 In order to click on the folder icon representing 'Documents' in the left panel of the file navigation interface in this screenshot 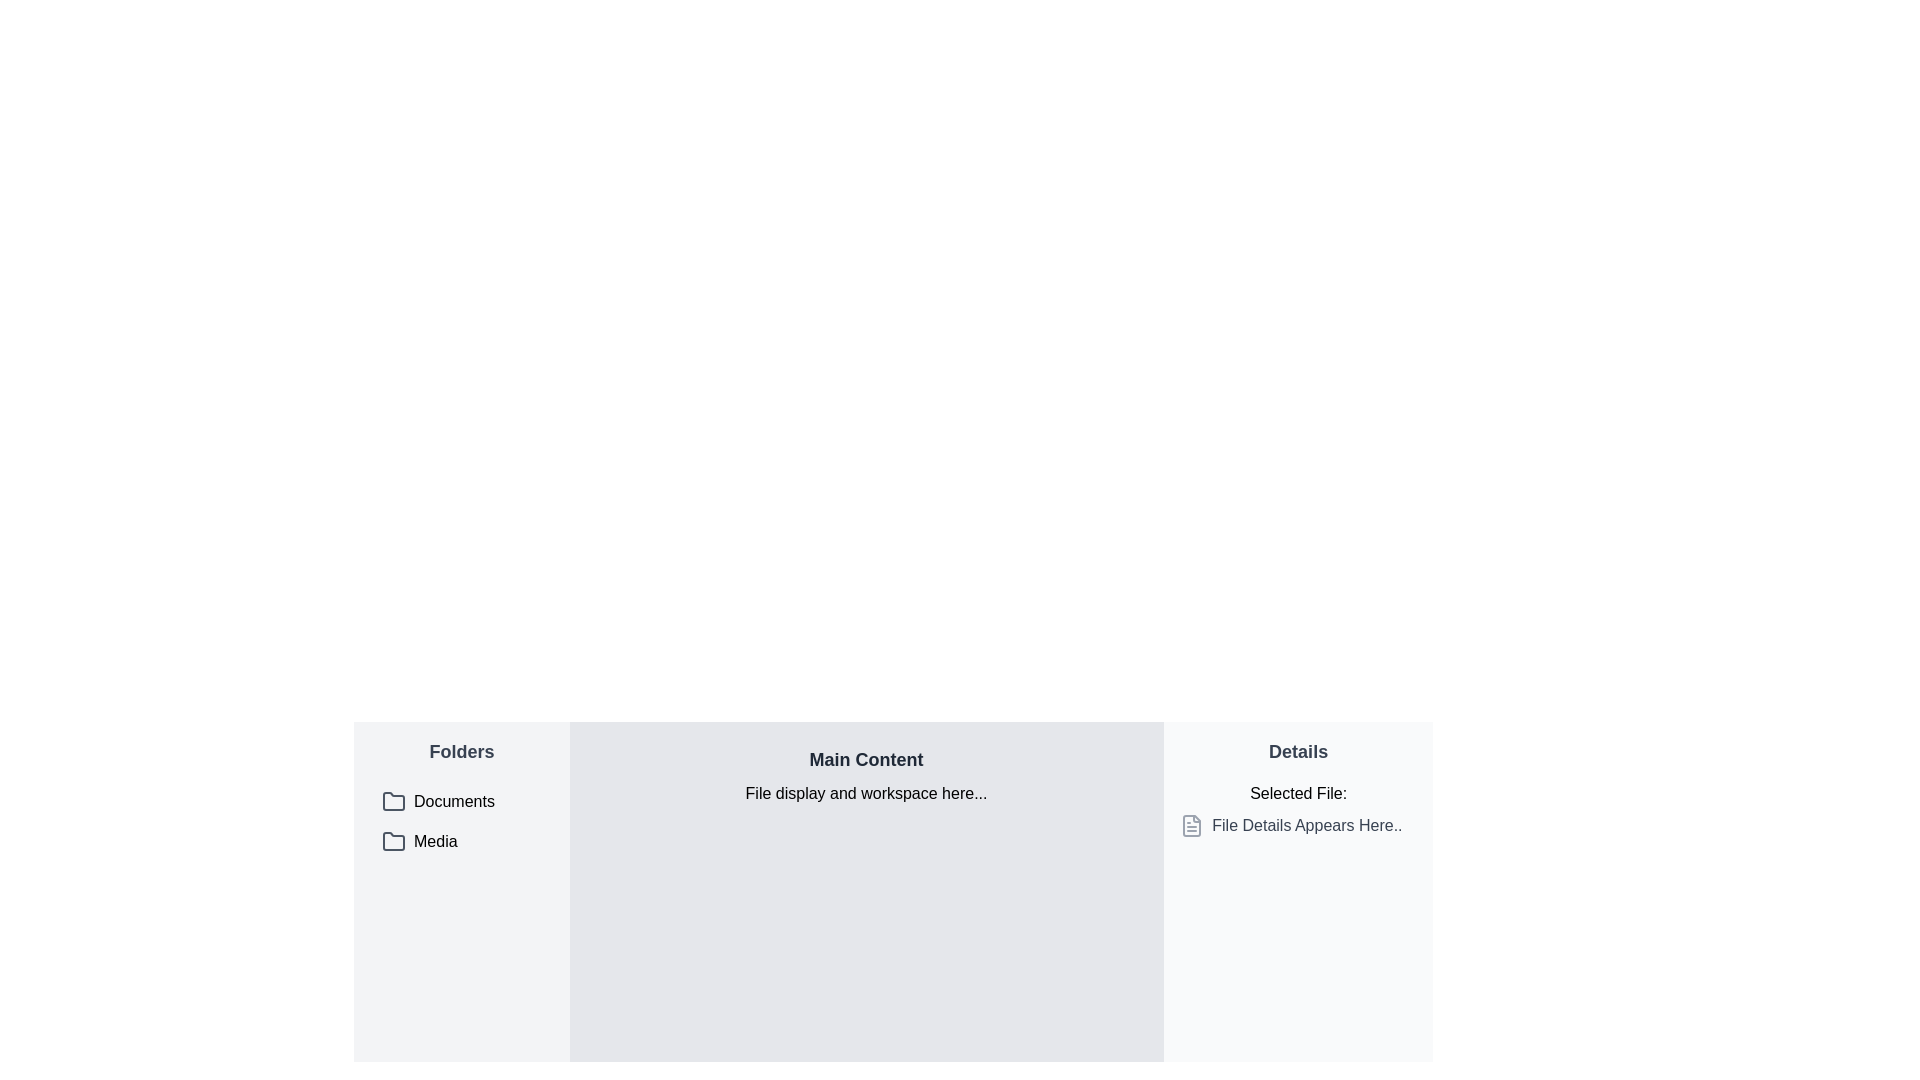, I will do `click(393, 800)`.